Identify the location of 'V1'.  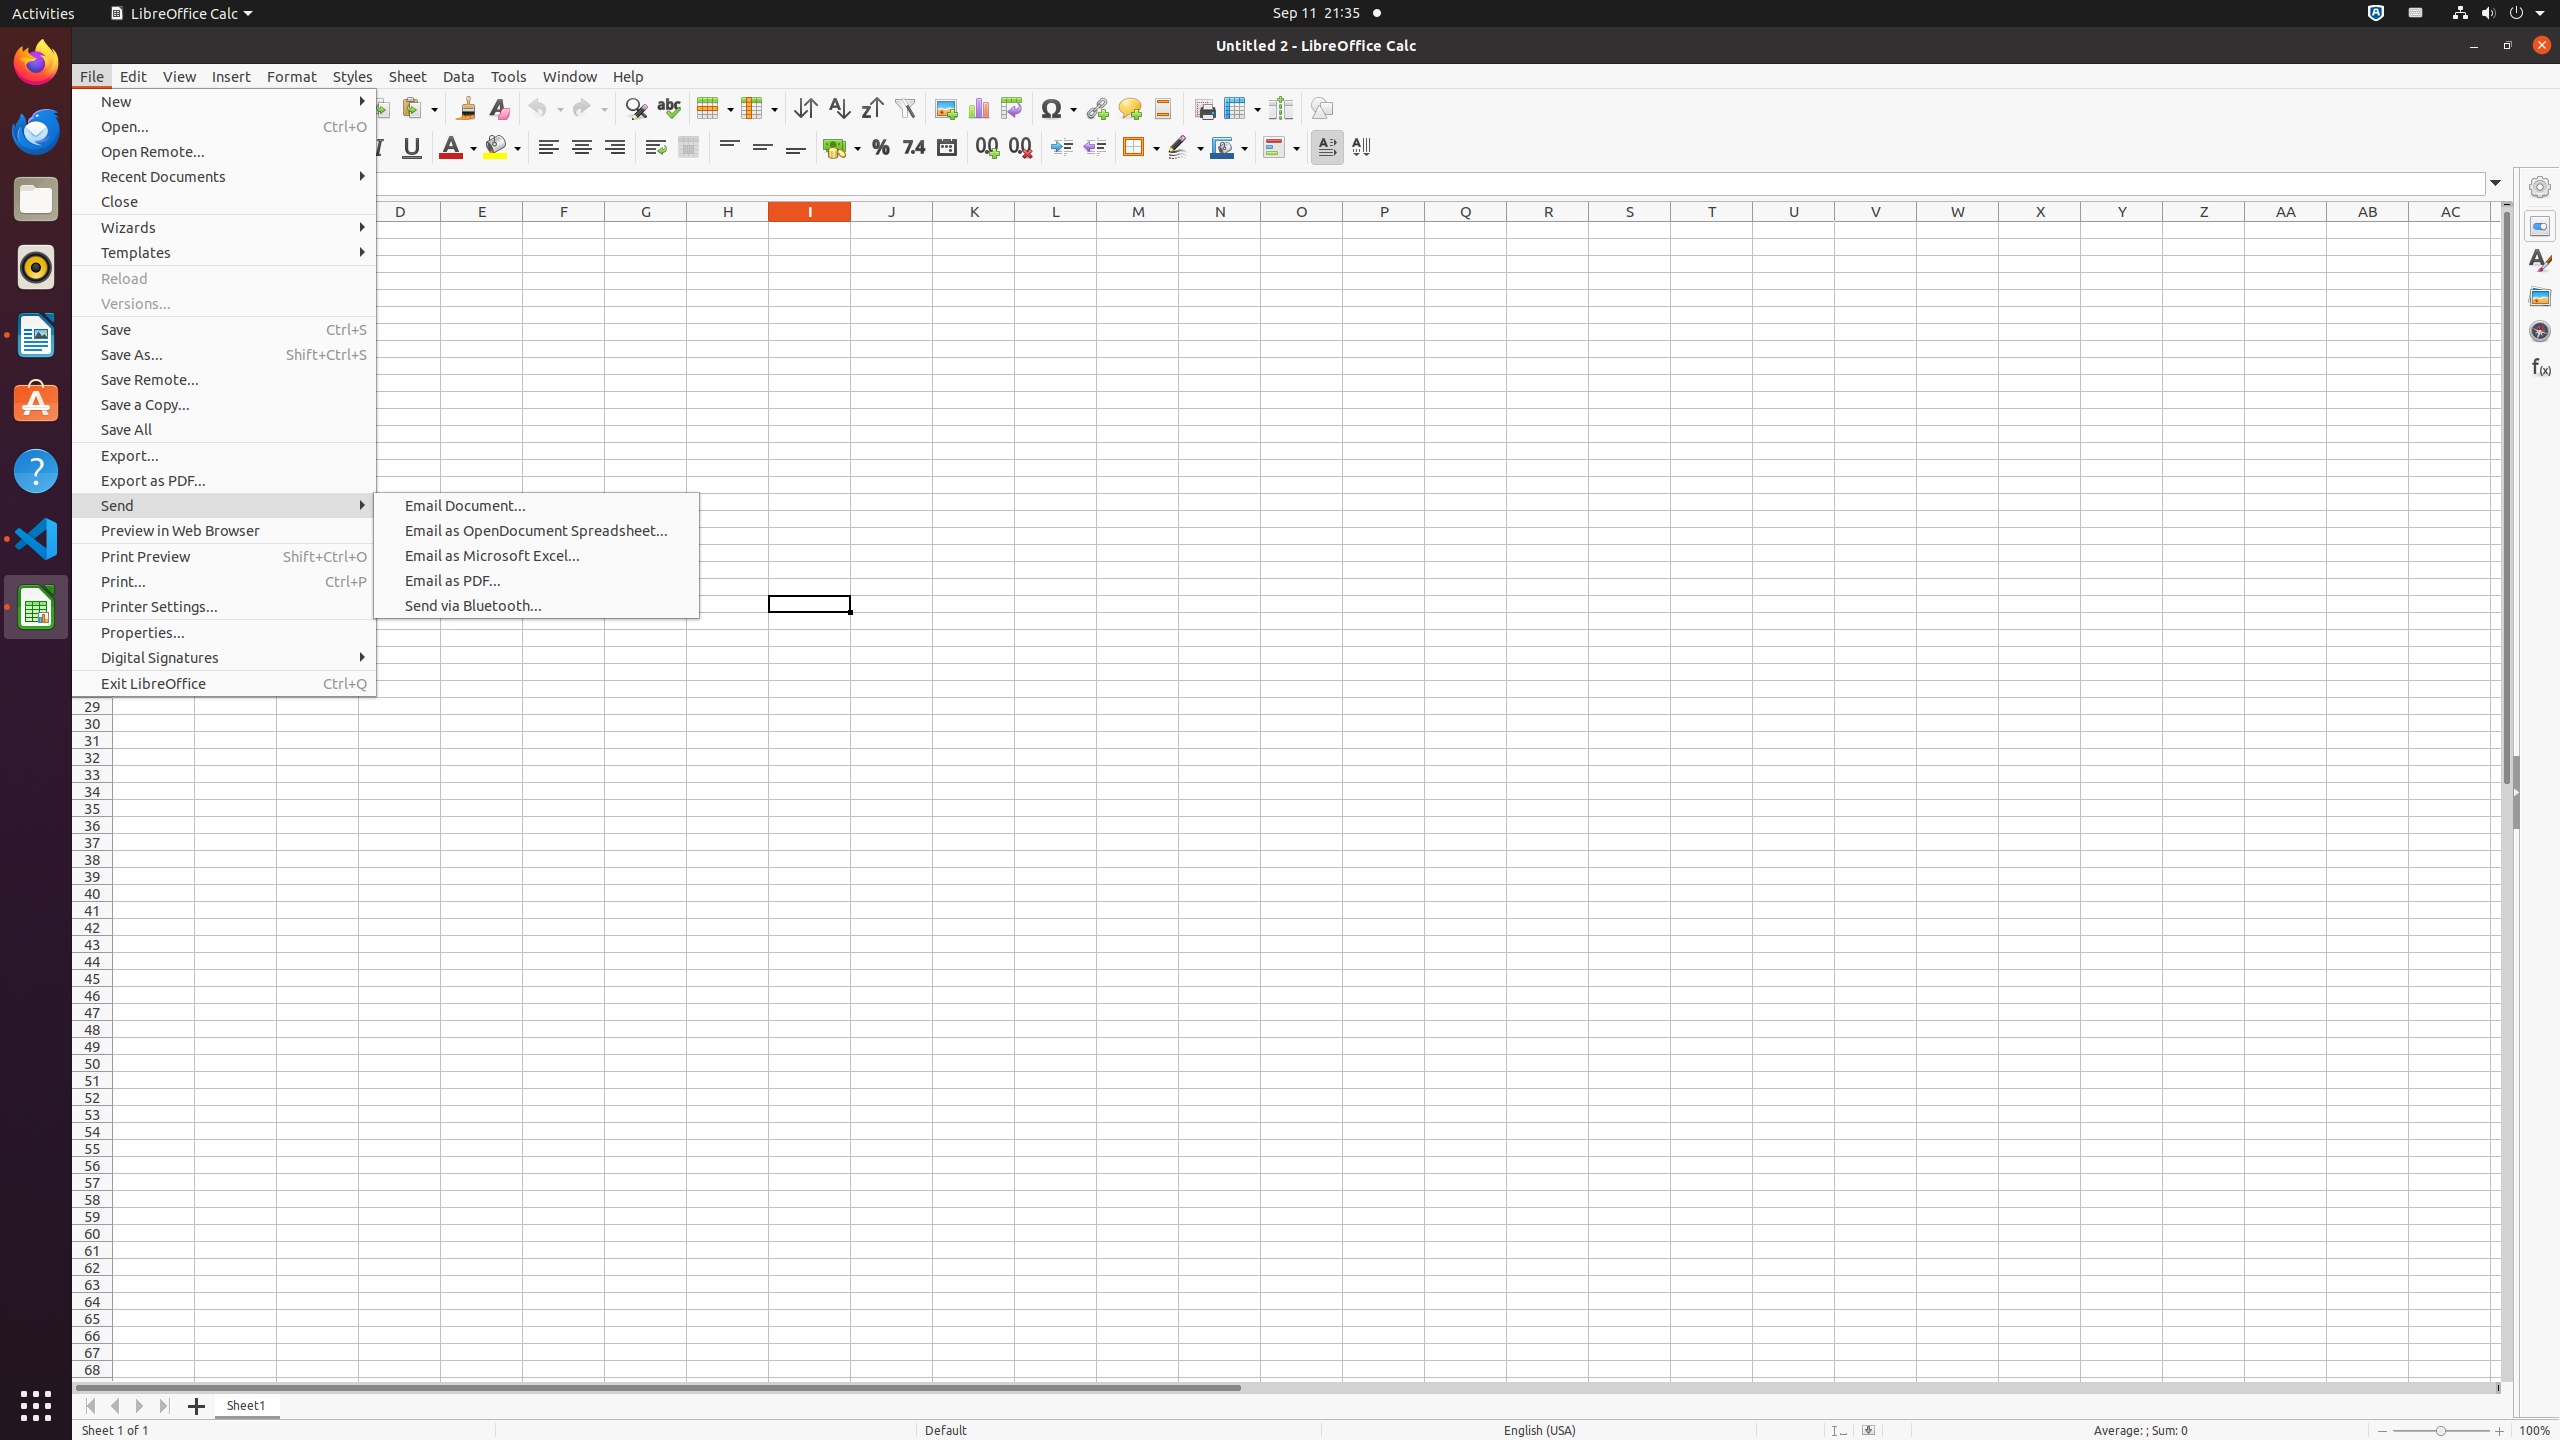
(1875, 229).